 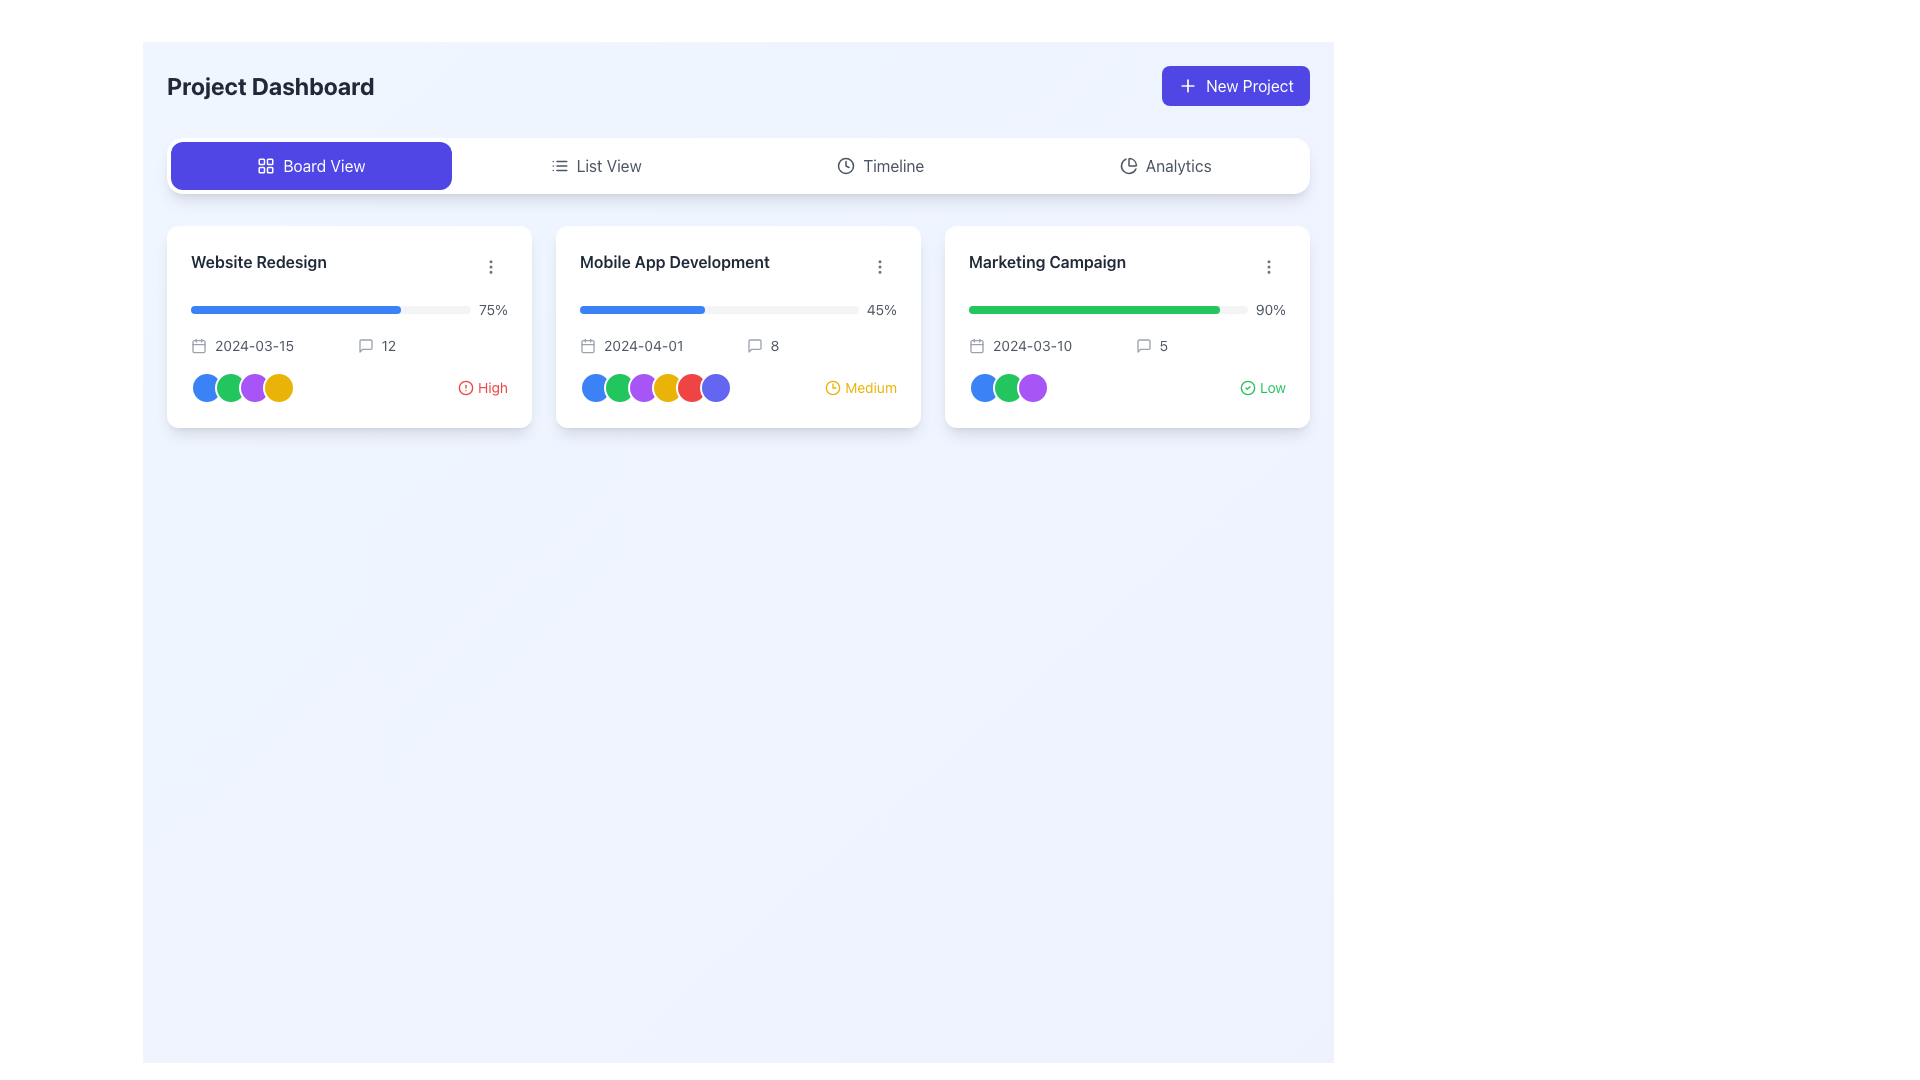 What do you see at coordinates (1143, 345) in the screenshot?
I see `the comments icon in the 'Marketing Campaign' project card located in the 'Board View' section, which indicates 5 comments` at bounding box center [1143, 345].